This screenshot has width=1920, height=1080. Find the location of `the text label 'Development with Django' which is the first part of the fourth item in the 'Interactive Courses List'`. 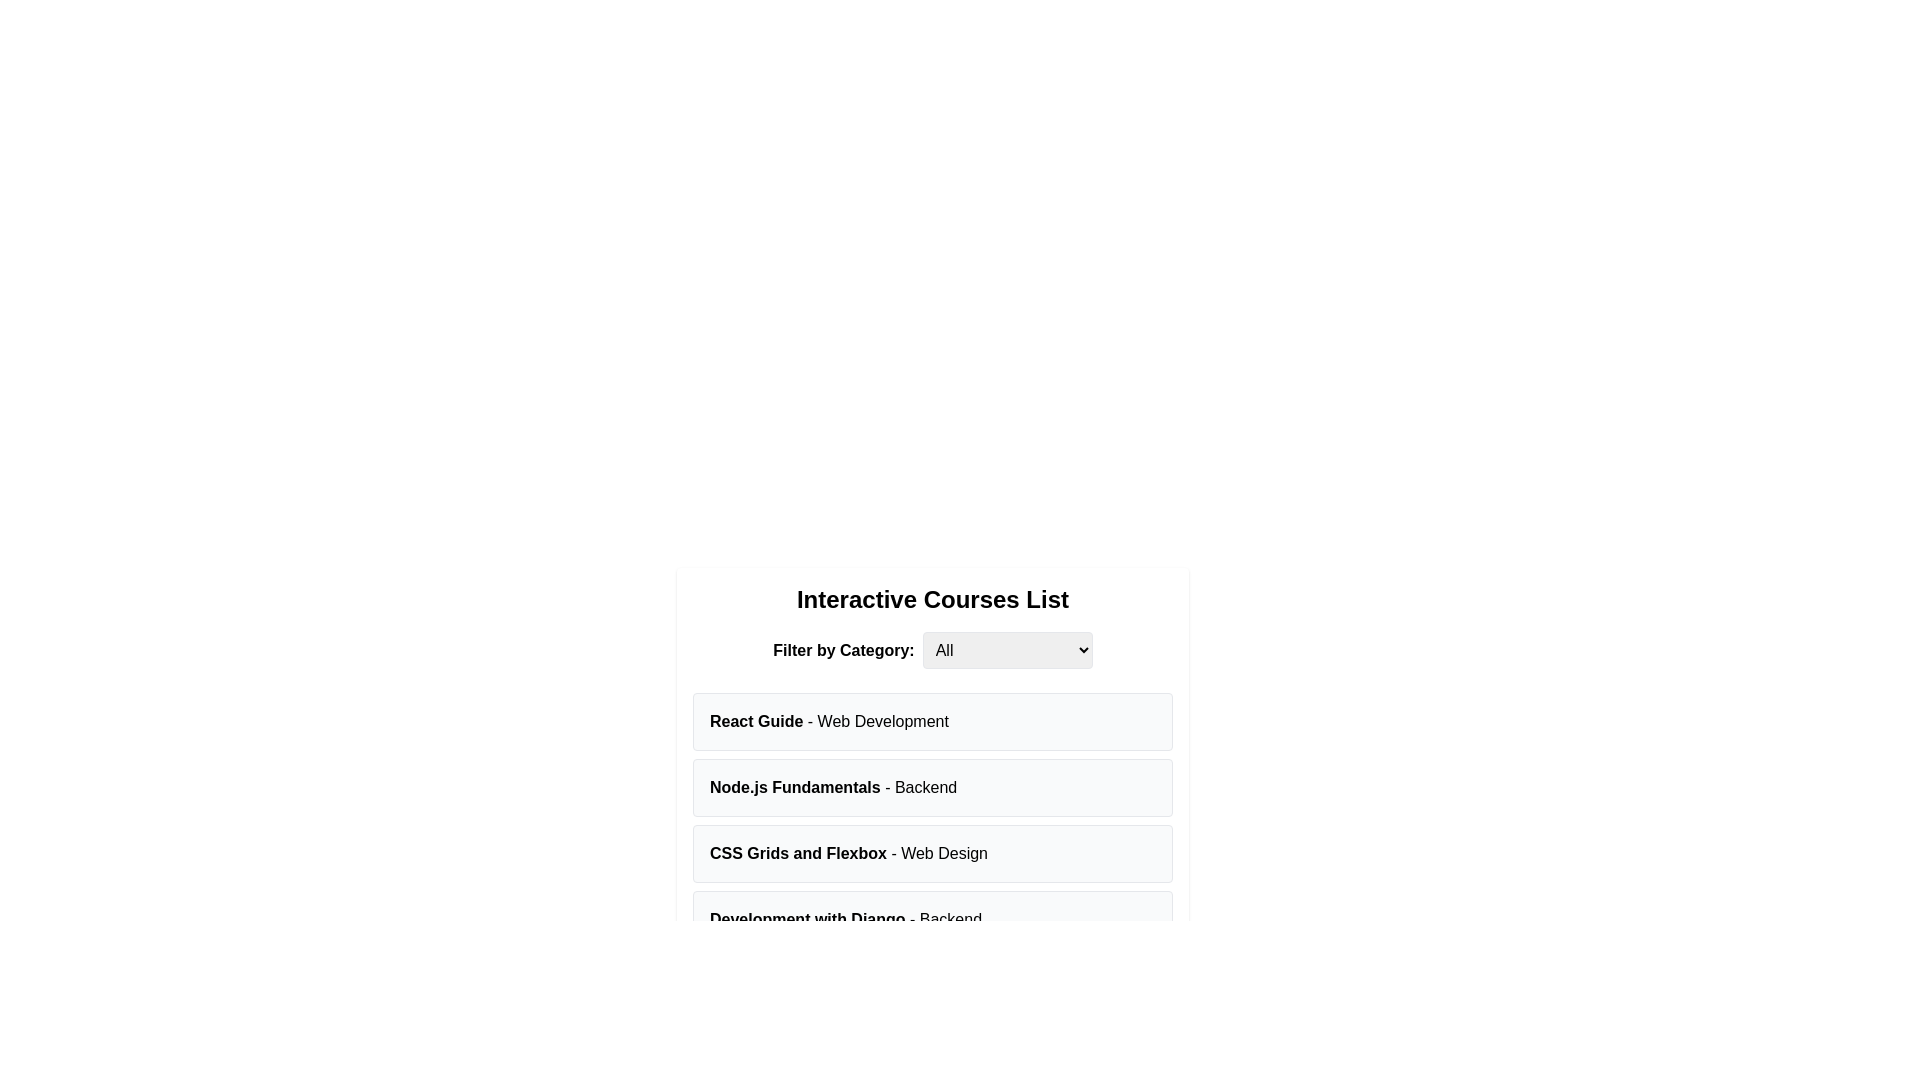

the text label 'Development with Django' which is the first part of the fourth item in the 'Interactive Courses List' is located at coordinates (807, 919).